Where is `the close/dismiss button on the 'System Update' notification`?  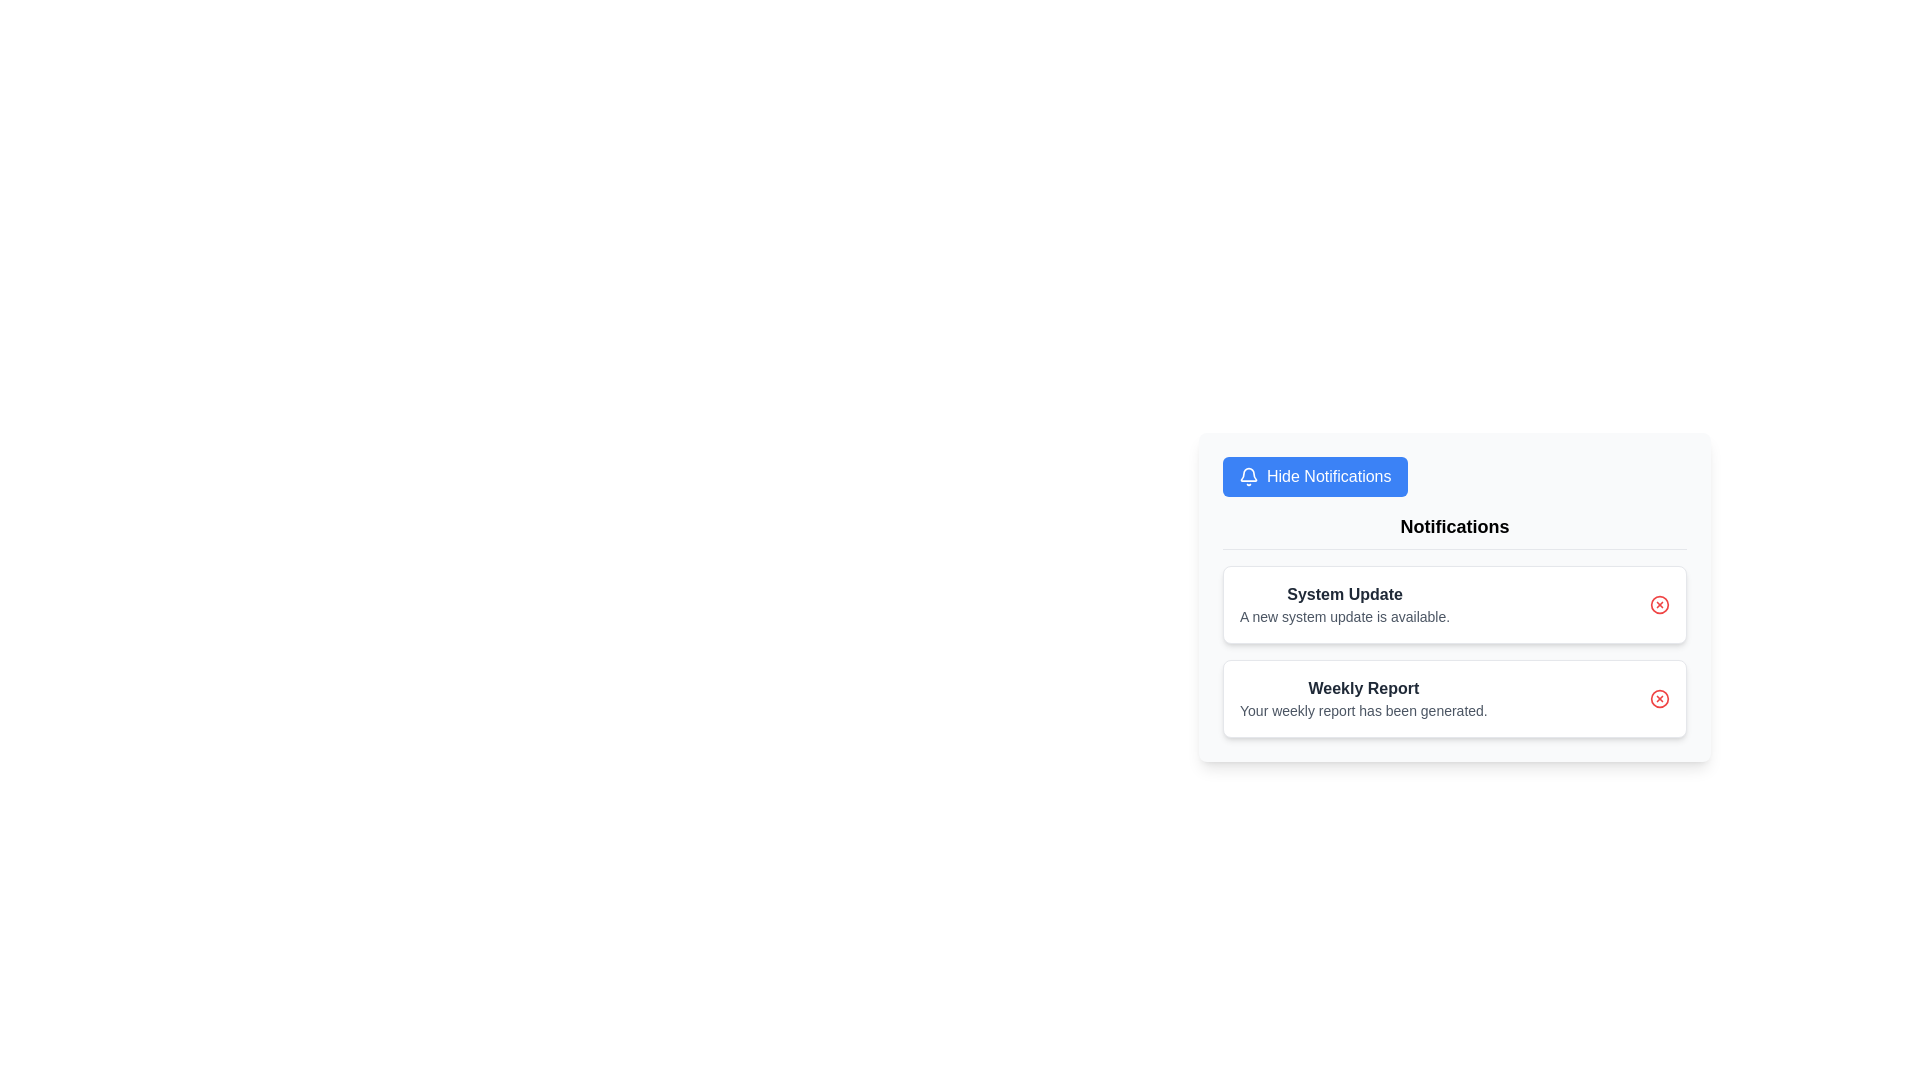
the close/dismiss button on the 'System Update' notification is located at coordinates (1660, 604).